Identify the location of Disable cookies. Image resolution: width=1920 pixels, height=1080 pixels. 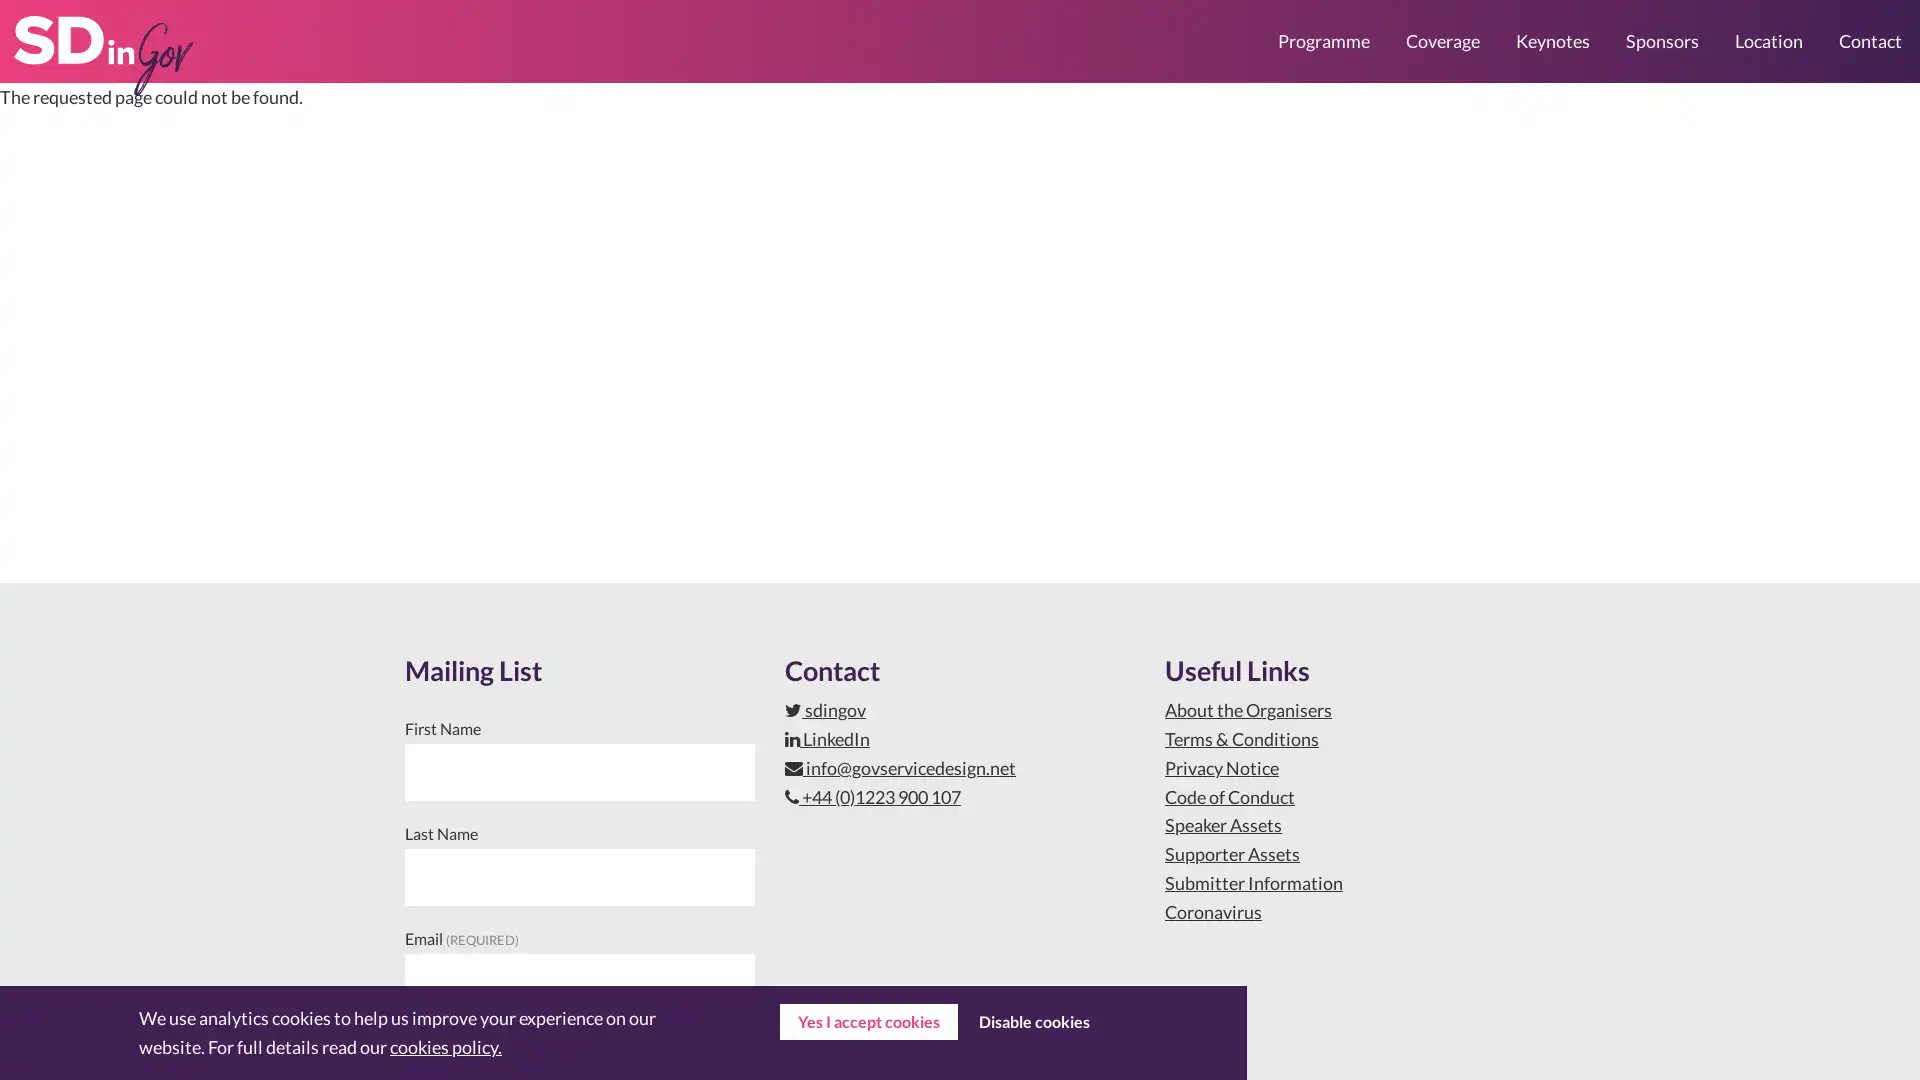
(1033, 1022).